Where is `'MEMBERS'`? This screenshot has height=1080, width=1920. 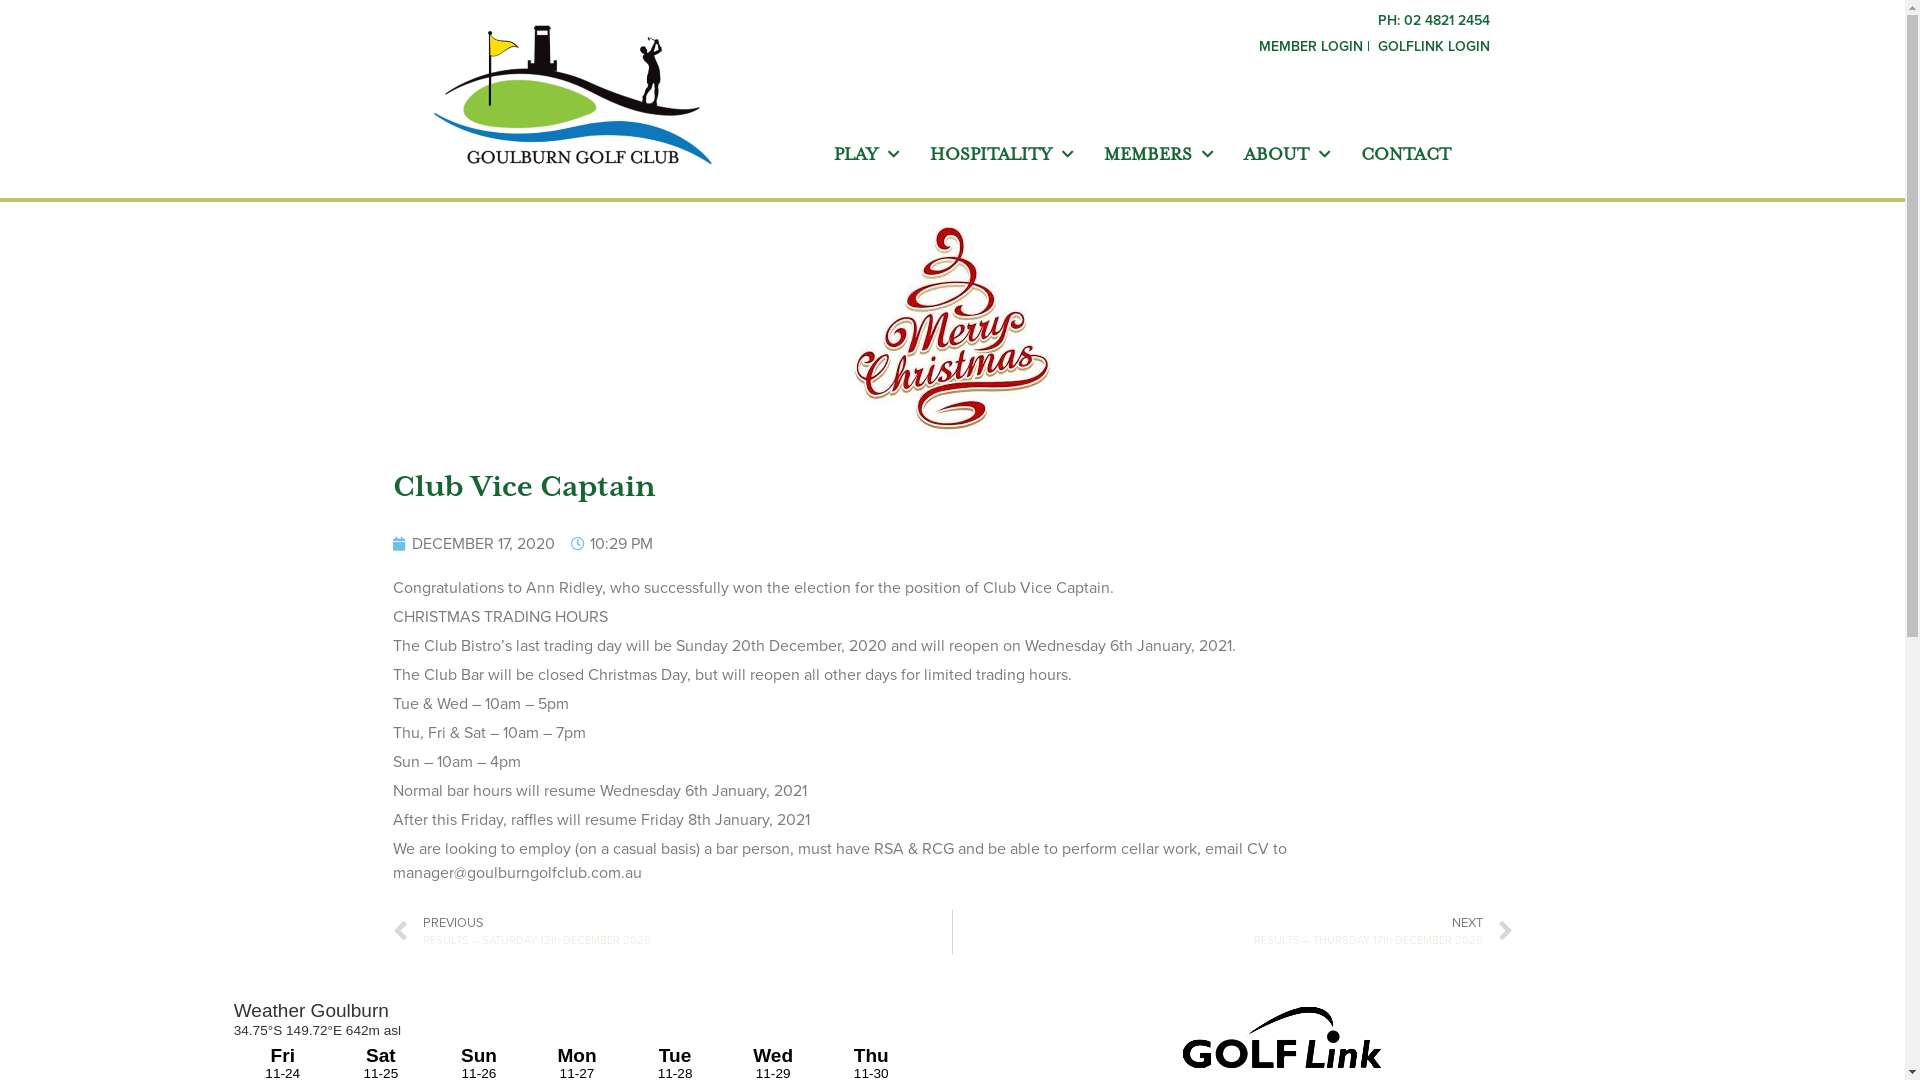
'MEMBERS' is located at coordinates (1158, 153).